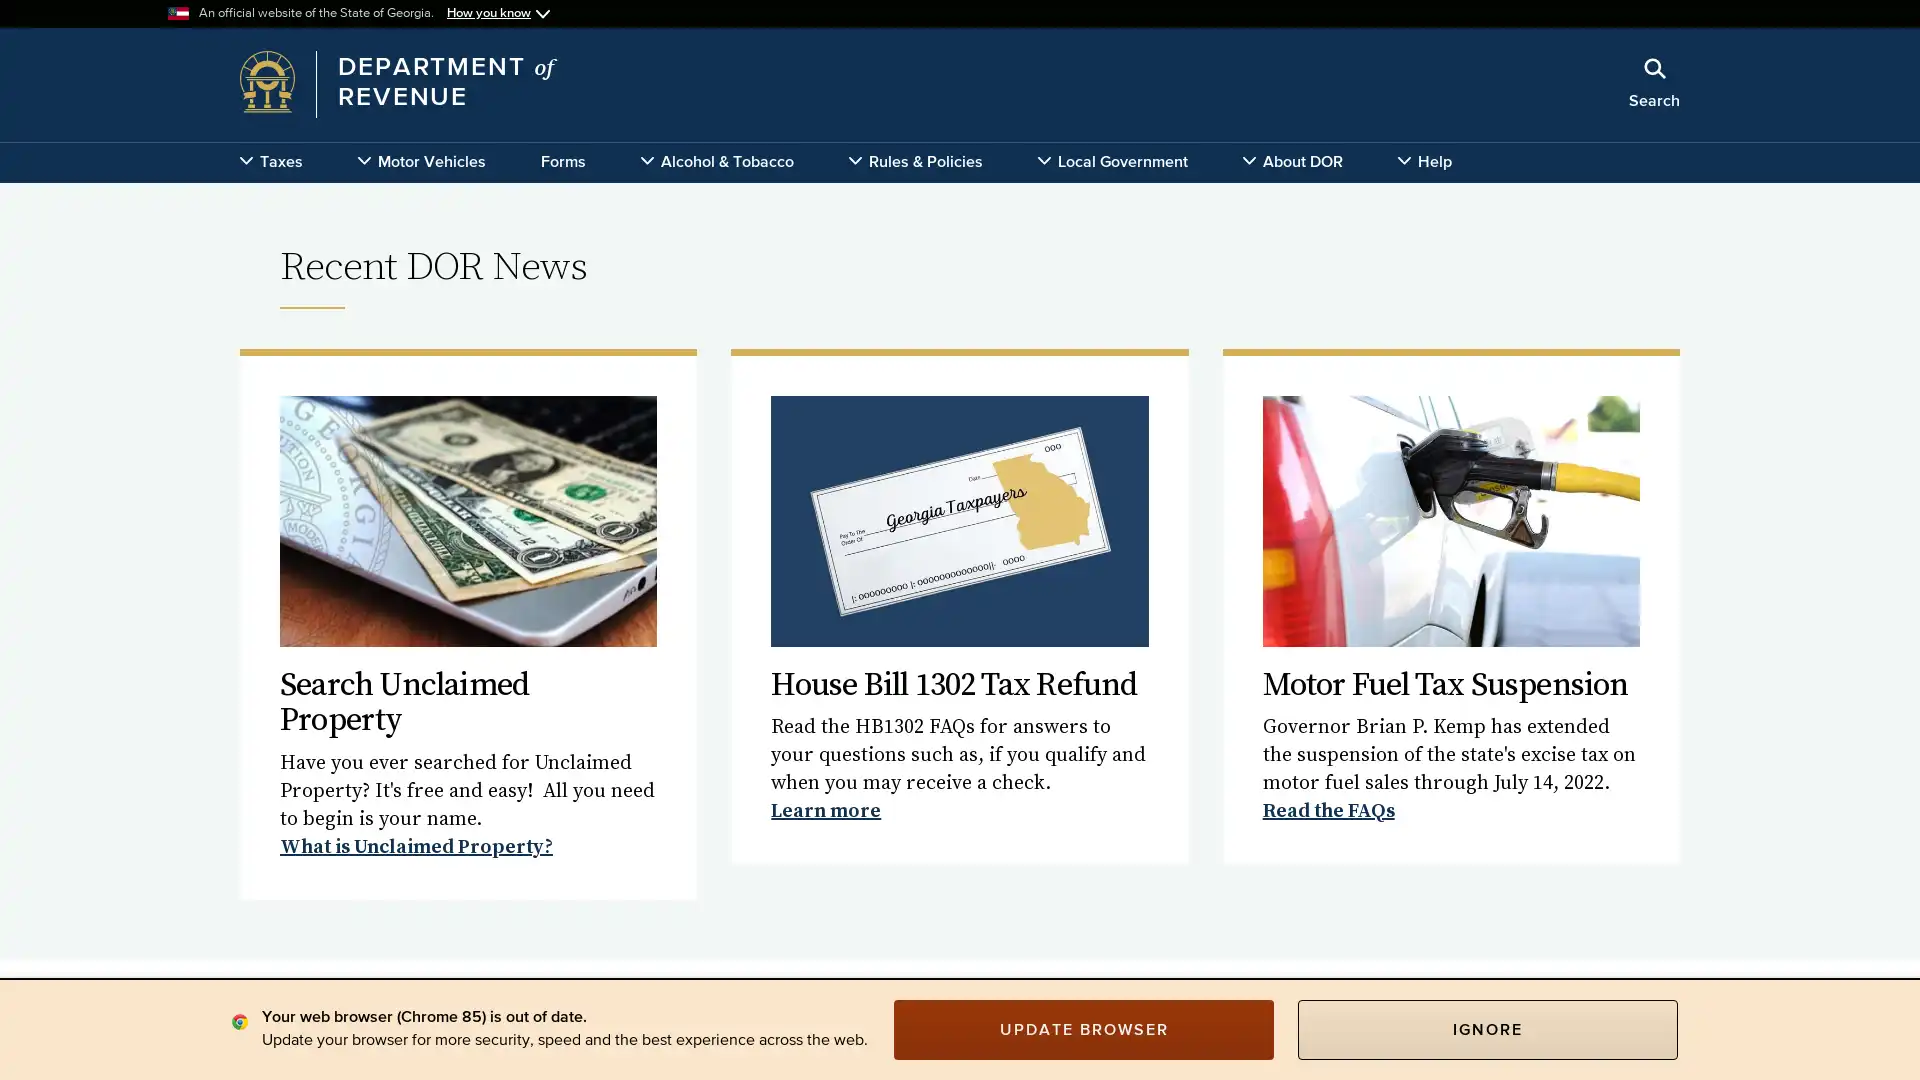 The height and width of the screenshot is (1080, 1920). What do you see at coordinates (1488, 1029) in the screenshot?
I see `IGNORE` at bounding box center [1488, 1029].